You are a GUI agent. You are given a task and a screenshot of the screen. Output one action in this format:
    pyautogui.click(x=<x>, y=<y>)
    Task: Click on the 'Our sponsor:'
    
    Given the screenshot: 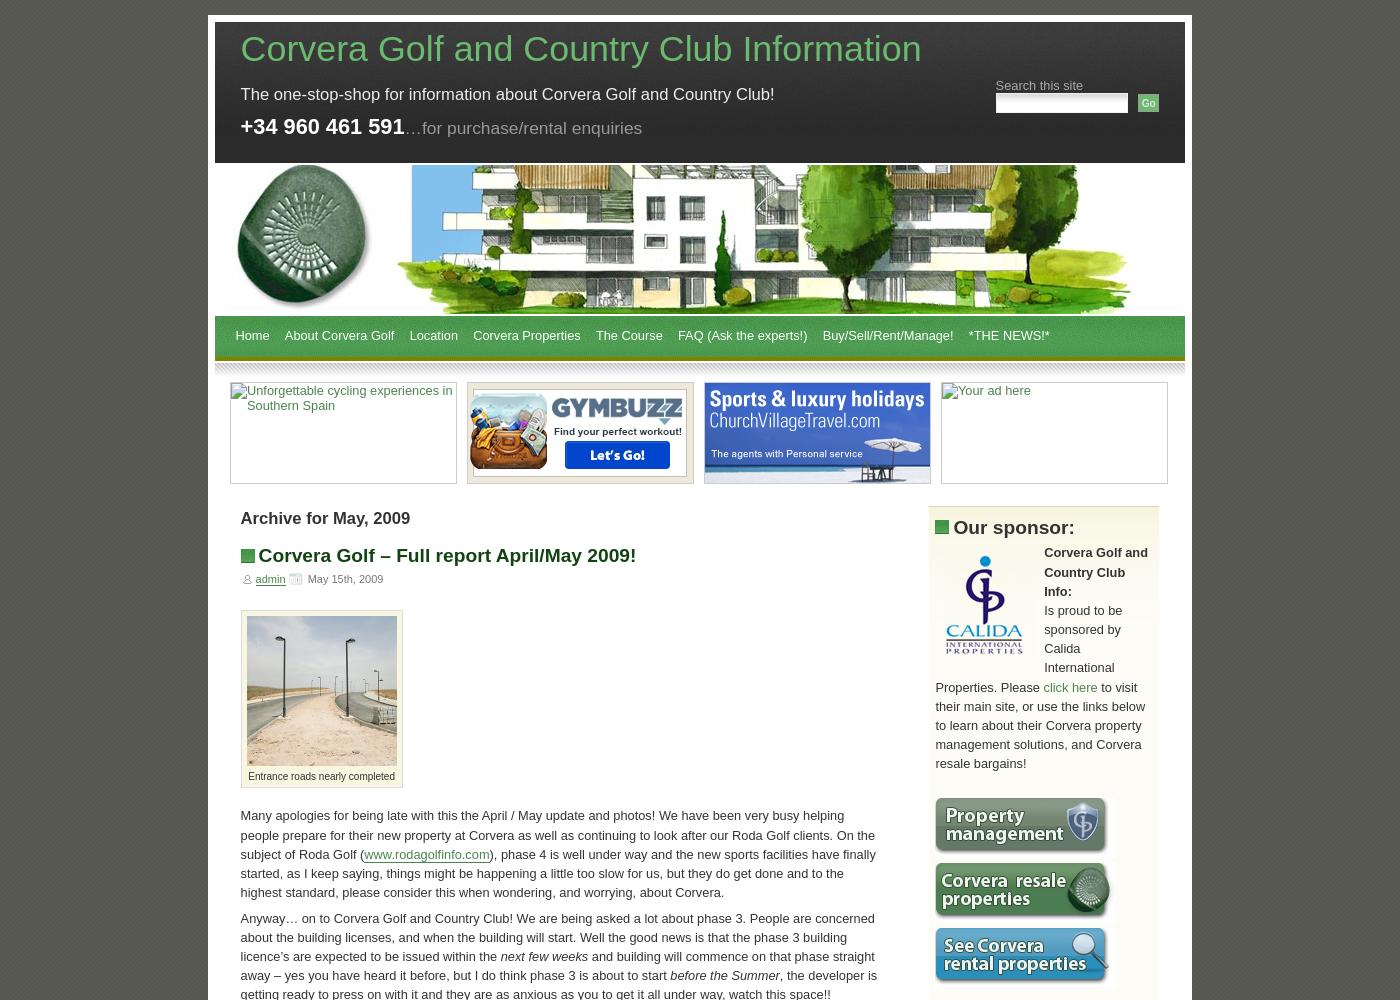 What is the action you would take?
    pyautogui.click(x=1013, y=526)
    